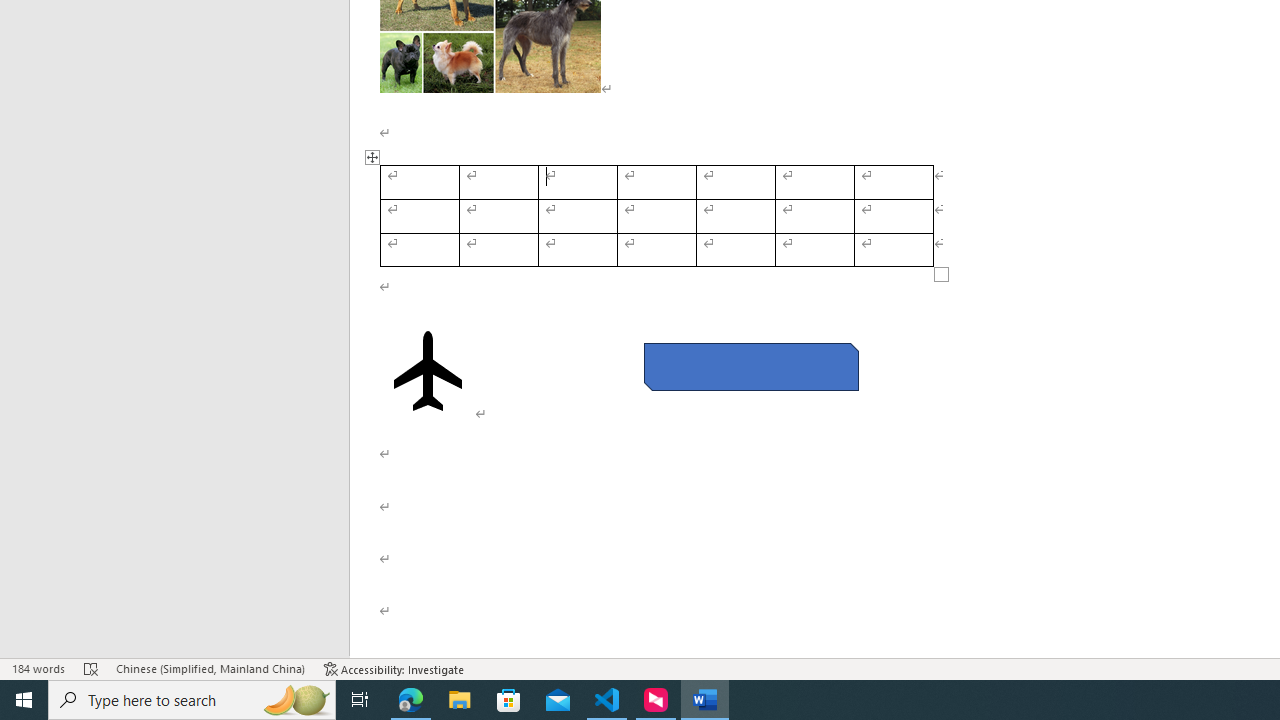 This screenshot has height=720, width=1280. I want to click on 'Language Chinese (Simplified, Mainland China)', so click(210, 669).